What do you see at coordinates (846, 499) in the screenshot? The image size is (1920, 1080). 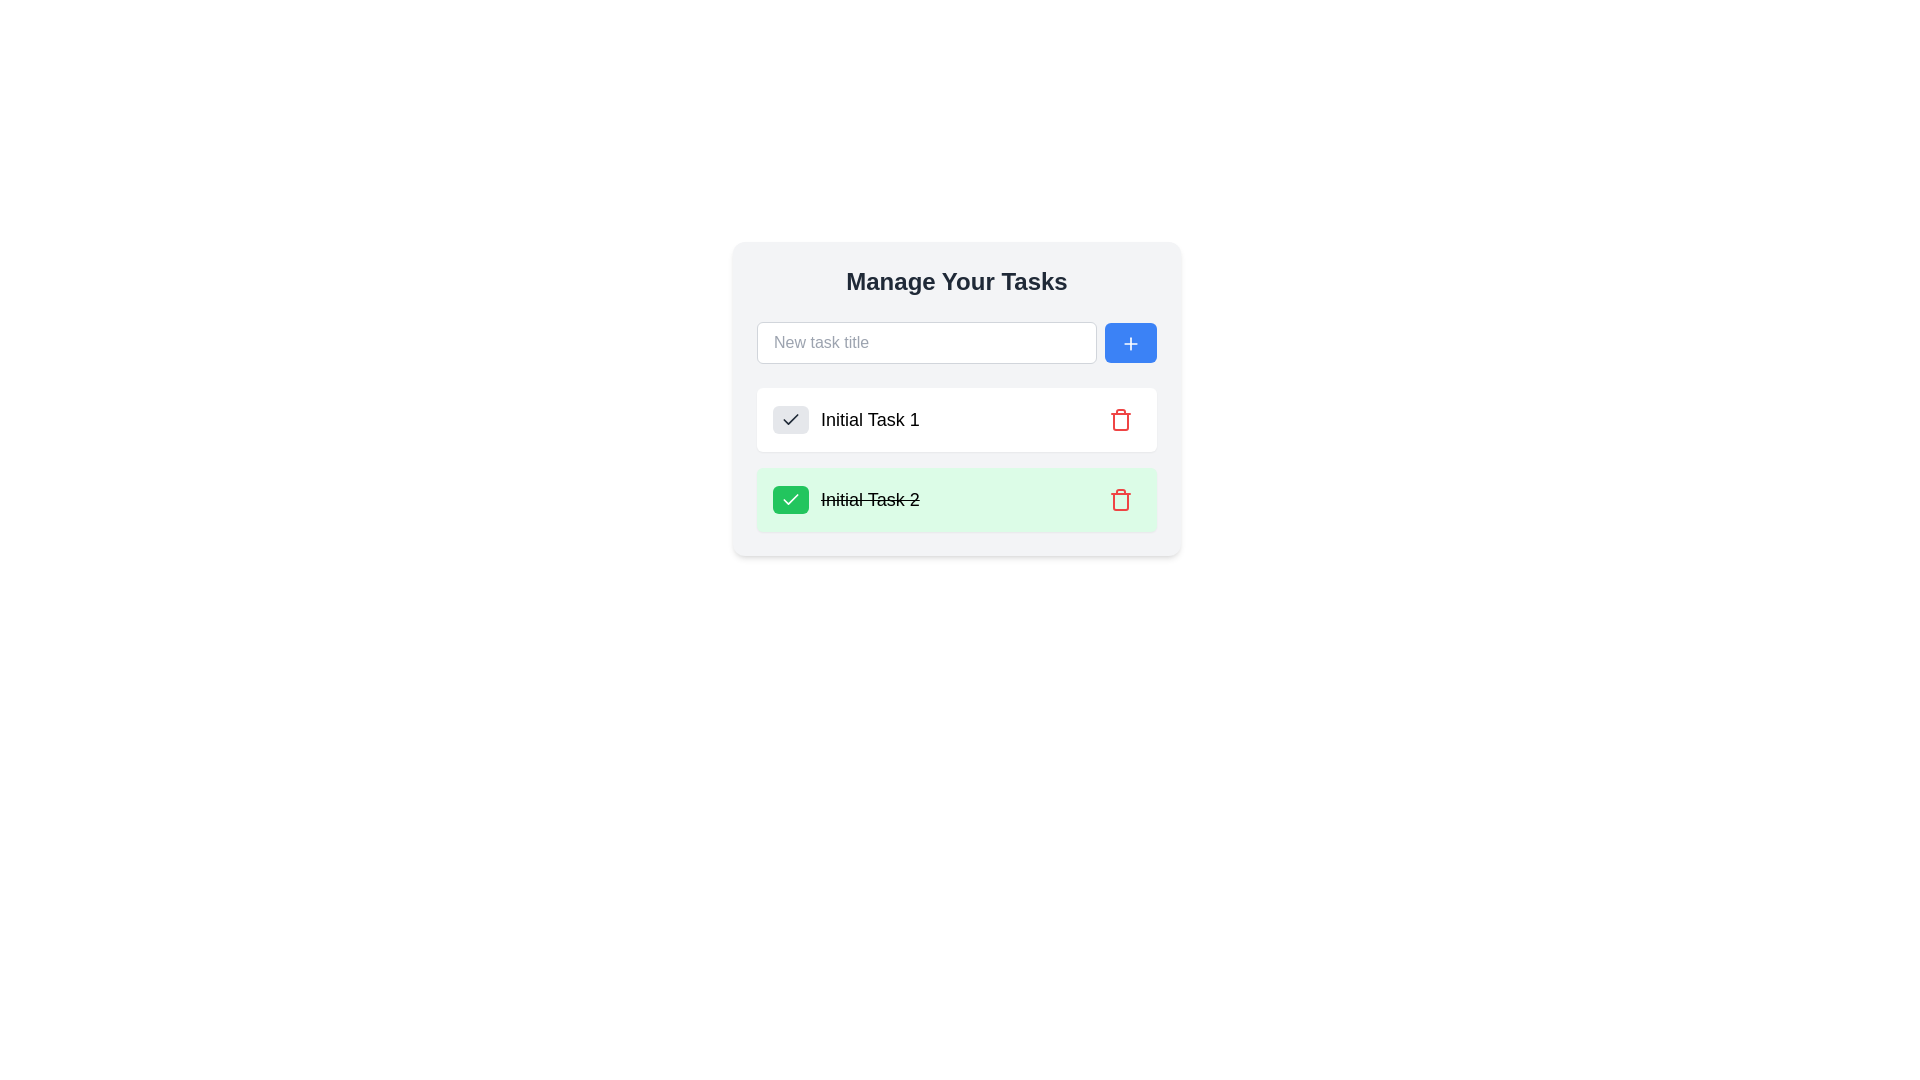 I see `the text label that indicates the status of a completed or canceled task in the task management application, which is the second item in a vertical list of tasks and is located to the right of a green checkbox icon` at bounding box center [846, 499].